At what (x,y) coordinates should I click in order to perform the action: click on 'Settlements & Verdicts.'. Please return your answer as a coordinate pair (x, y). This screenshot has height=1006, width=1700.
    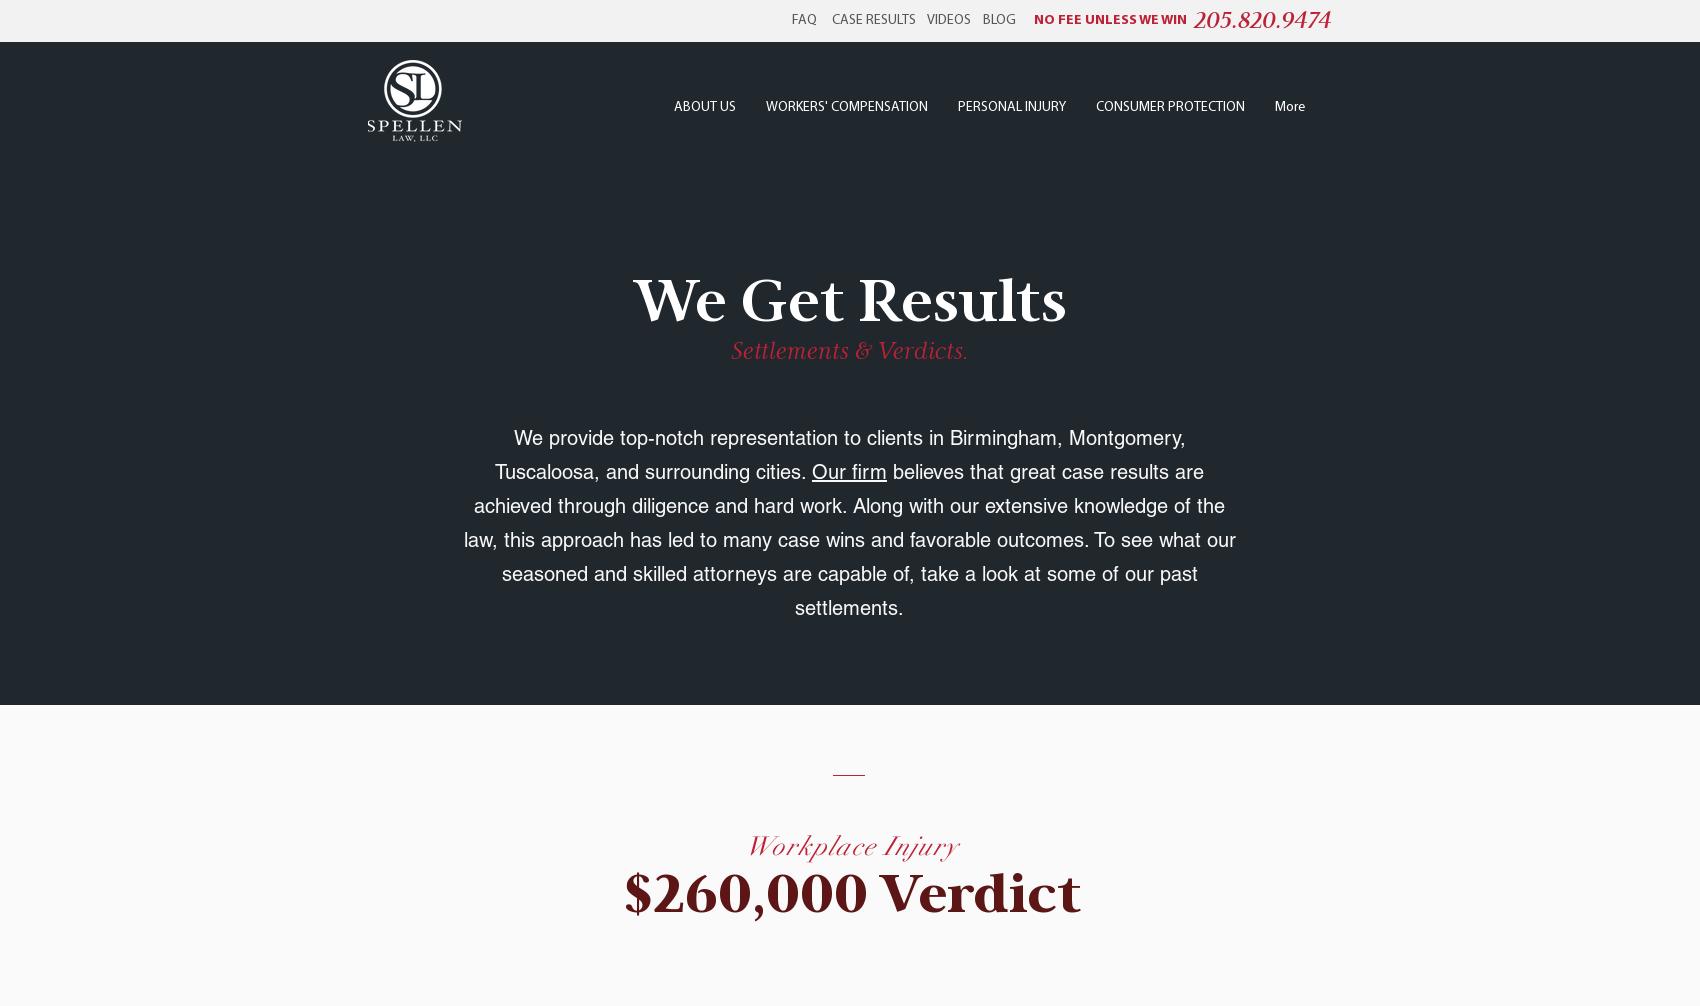
    Looking at the image, I should click on (850, 350).